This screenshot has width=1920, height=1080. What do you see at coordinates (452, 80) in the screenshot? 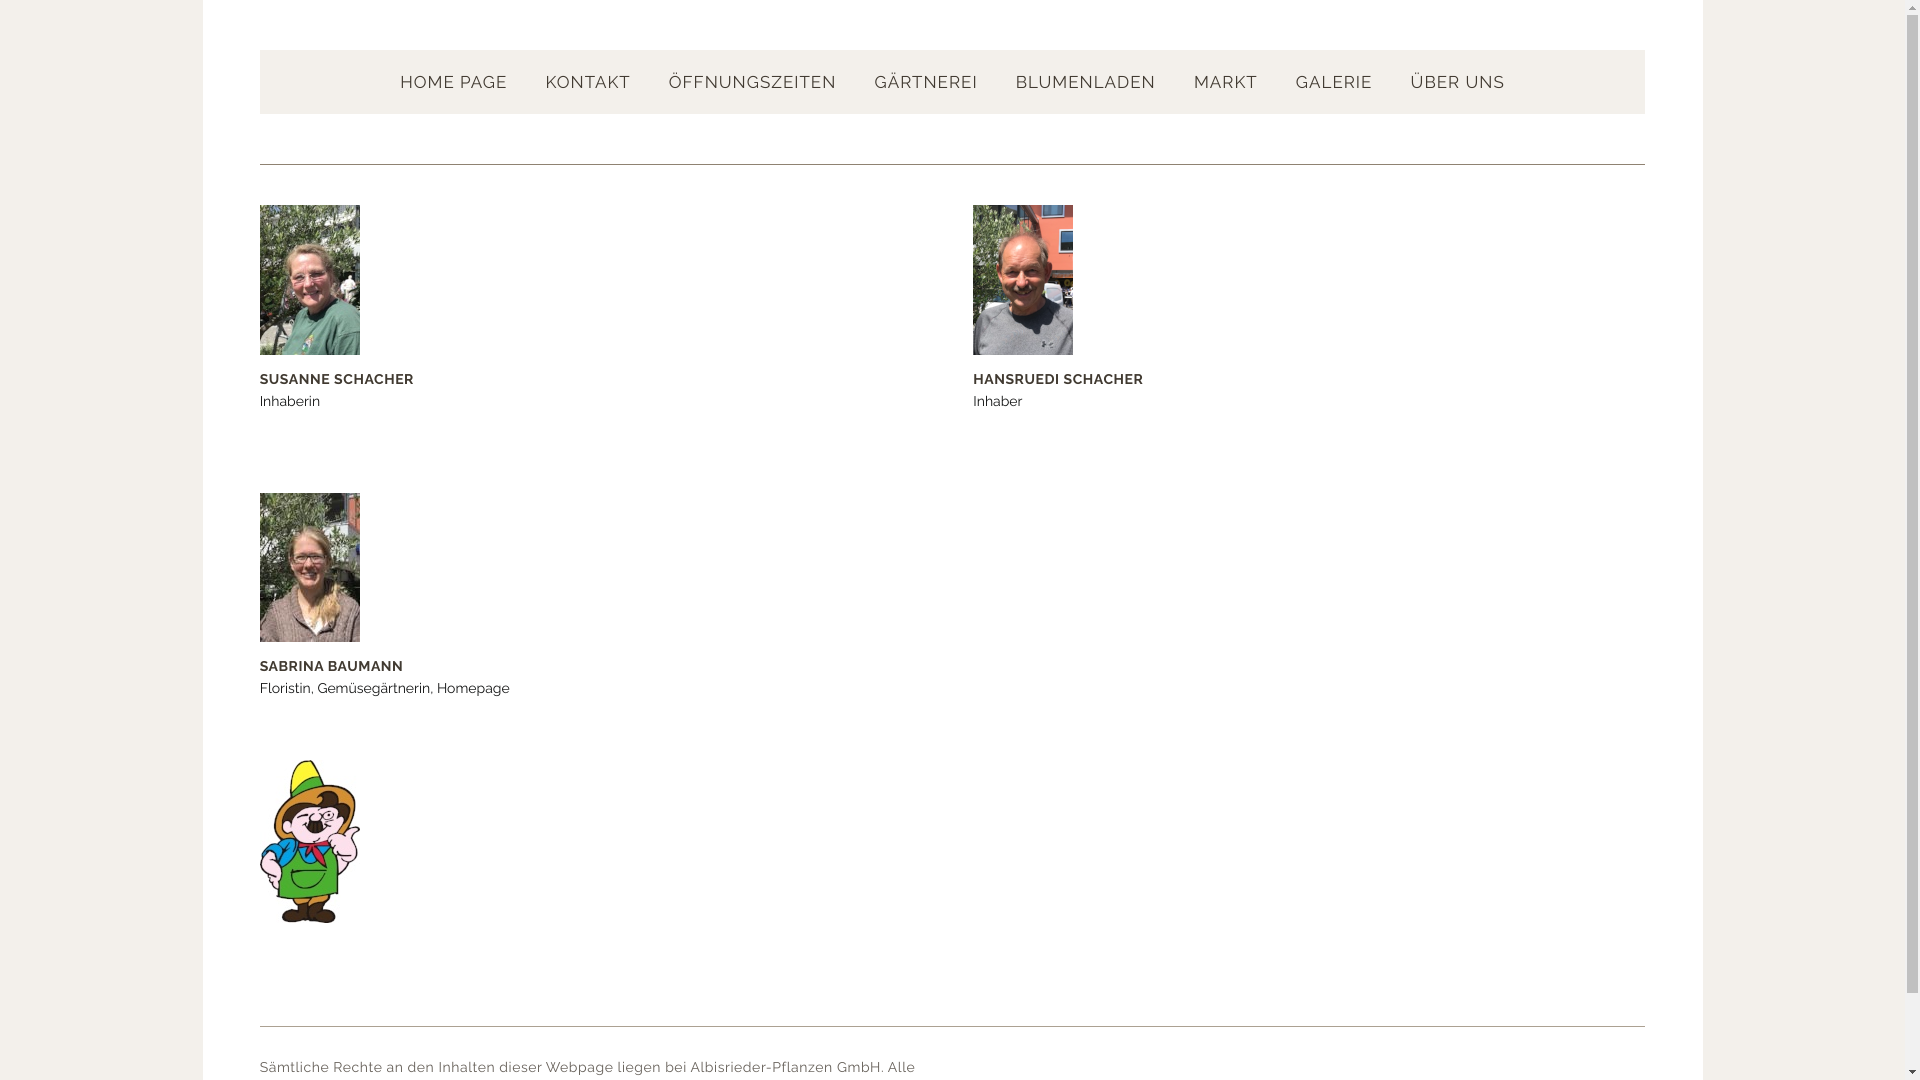
I see `'HOME PAGE'` at bounding box center [452, 80].